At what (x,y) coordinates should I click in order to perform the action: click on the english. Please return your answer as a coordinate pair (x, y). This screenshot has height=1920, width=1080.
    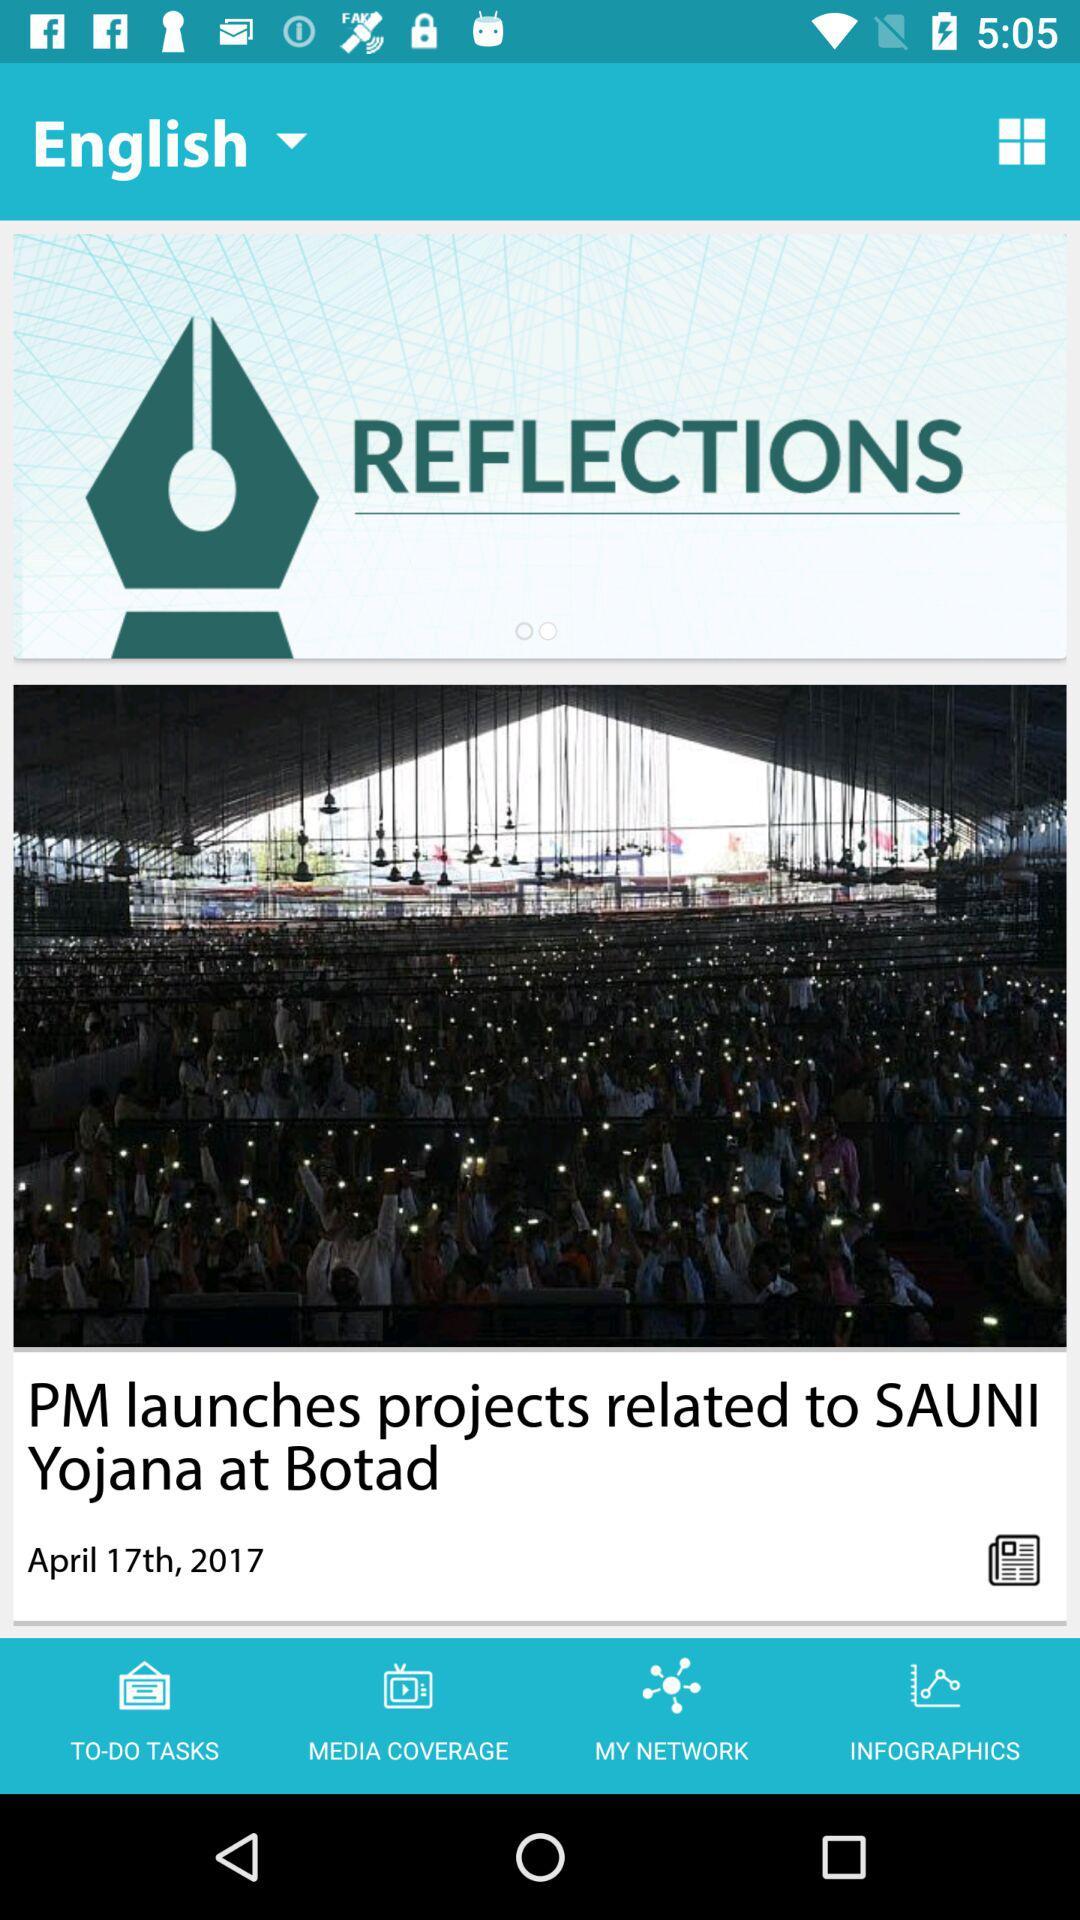
    Looking at the image, I should click on (168, 140).